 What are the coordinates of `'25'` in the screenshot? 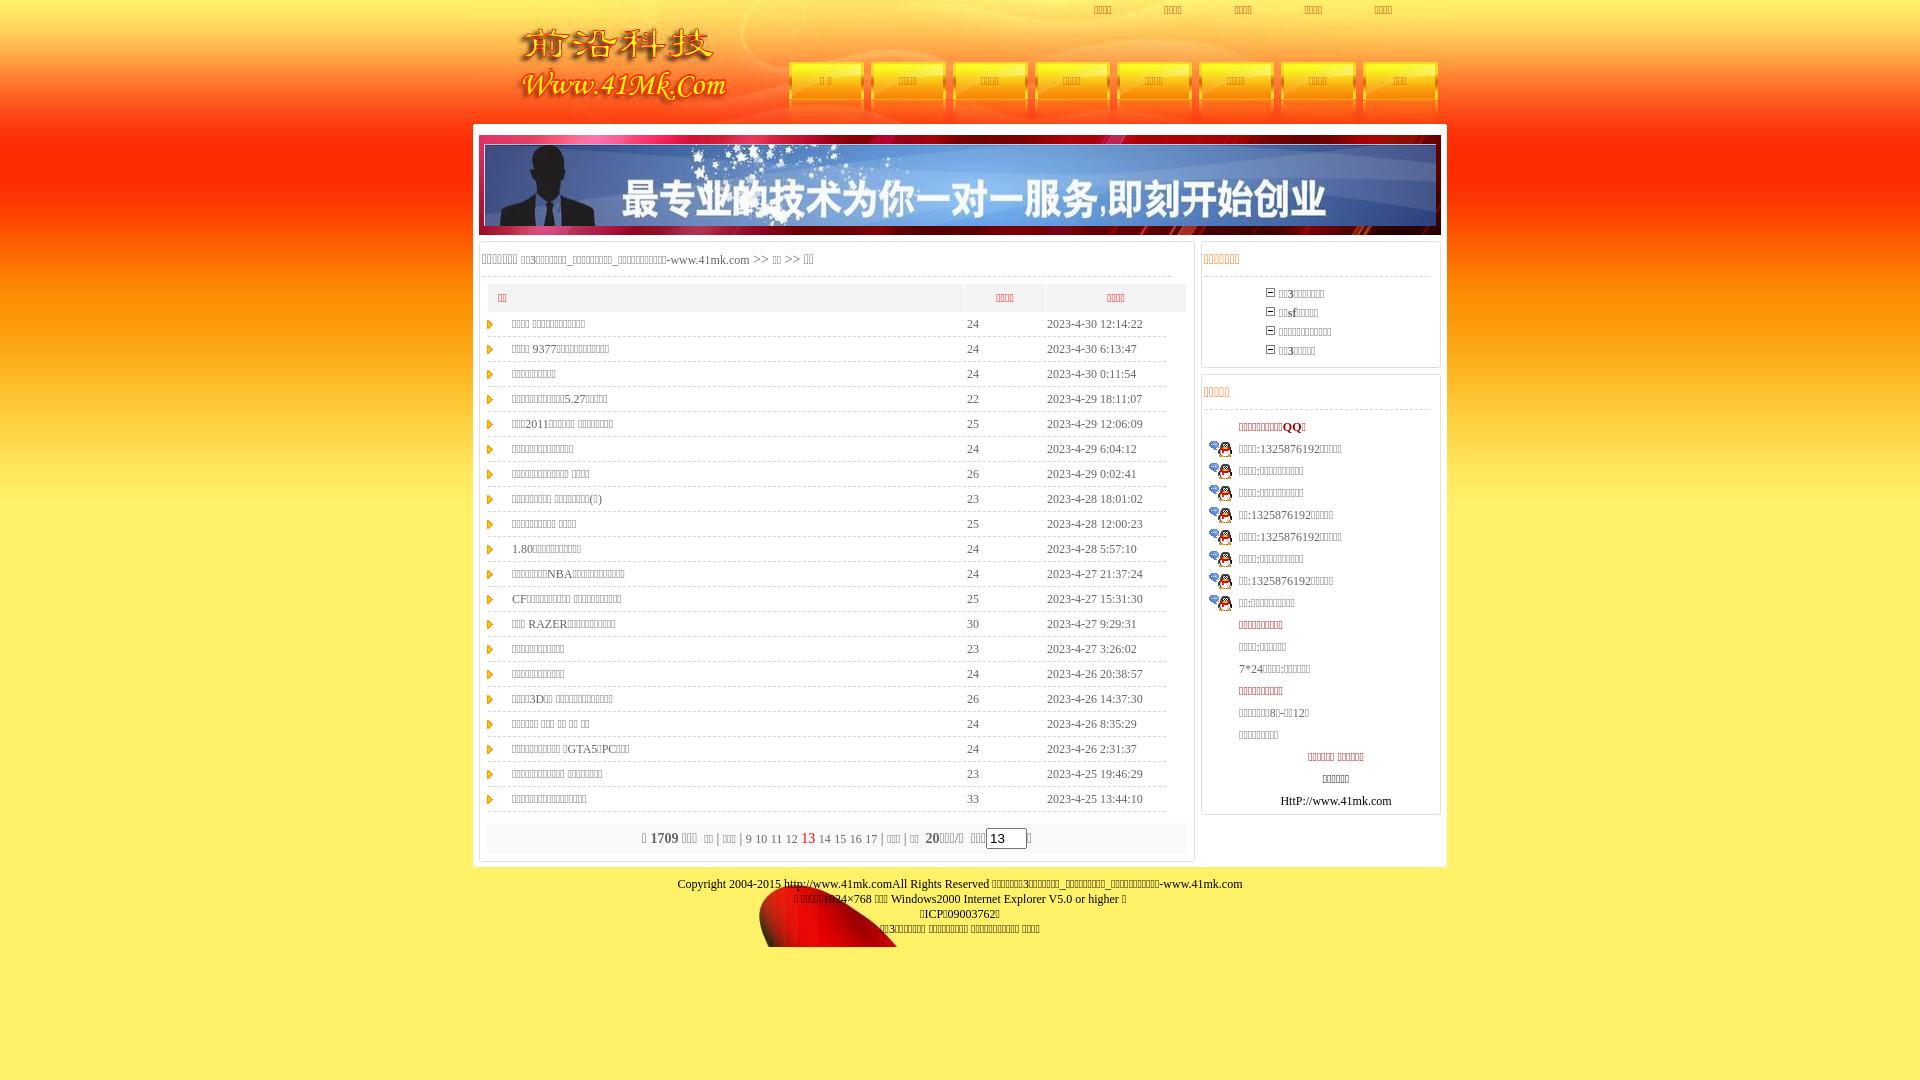 It's located at (973, 597).